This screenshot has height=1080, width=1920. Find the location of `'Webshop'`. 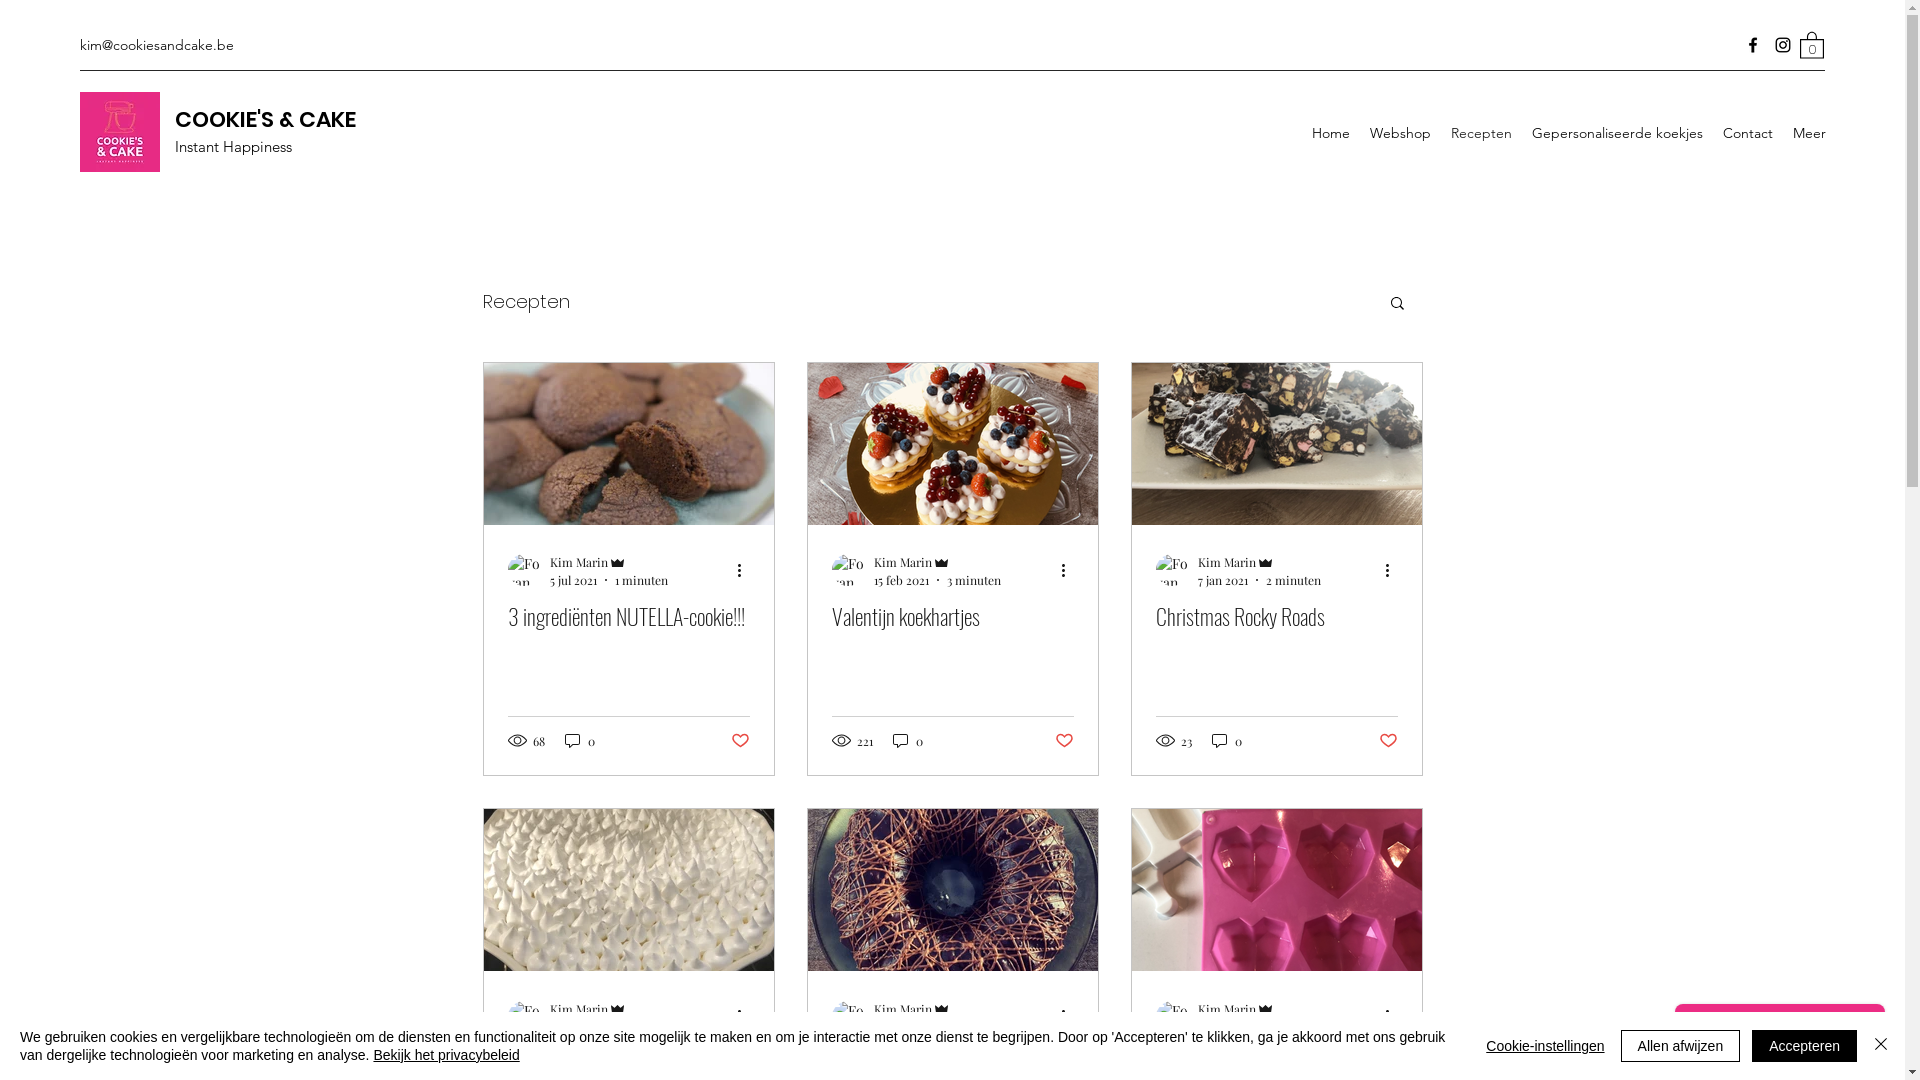

'Webshop' is located at coordinates (1359, 132).